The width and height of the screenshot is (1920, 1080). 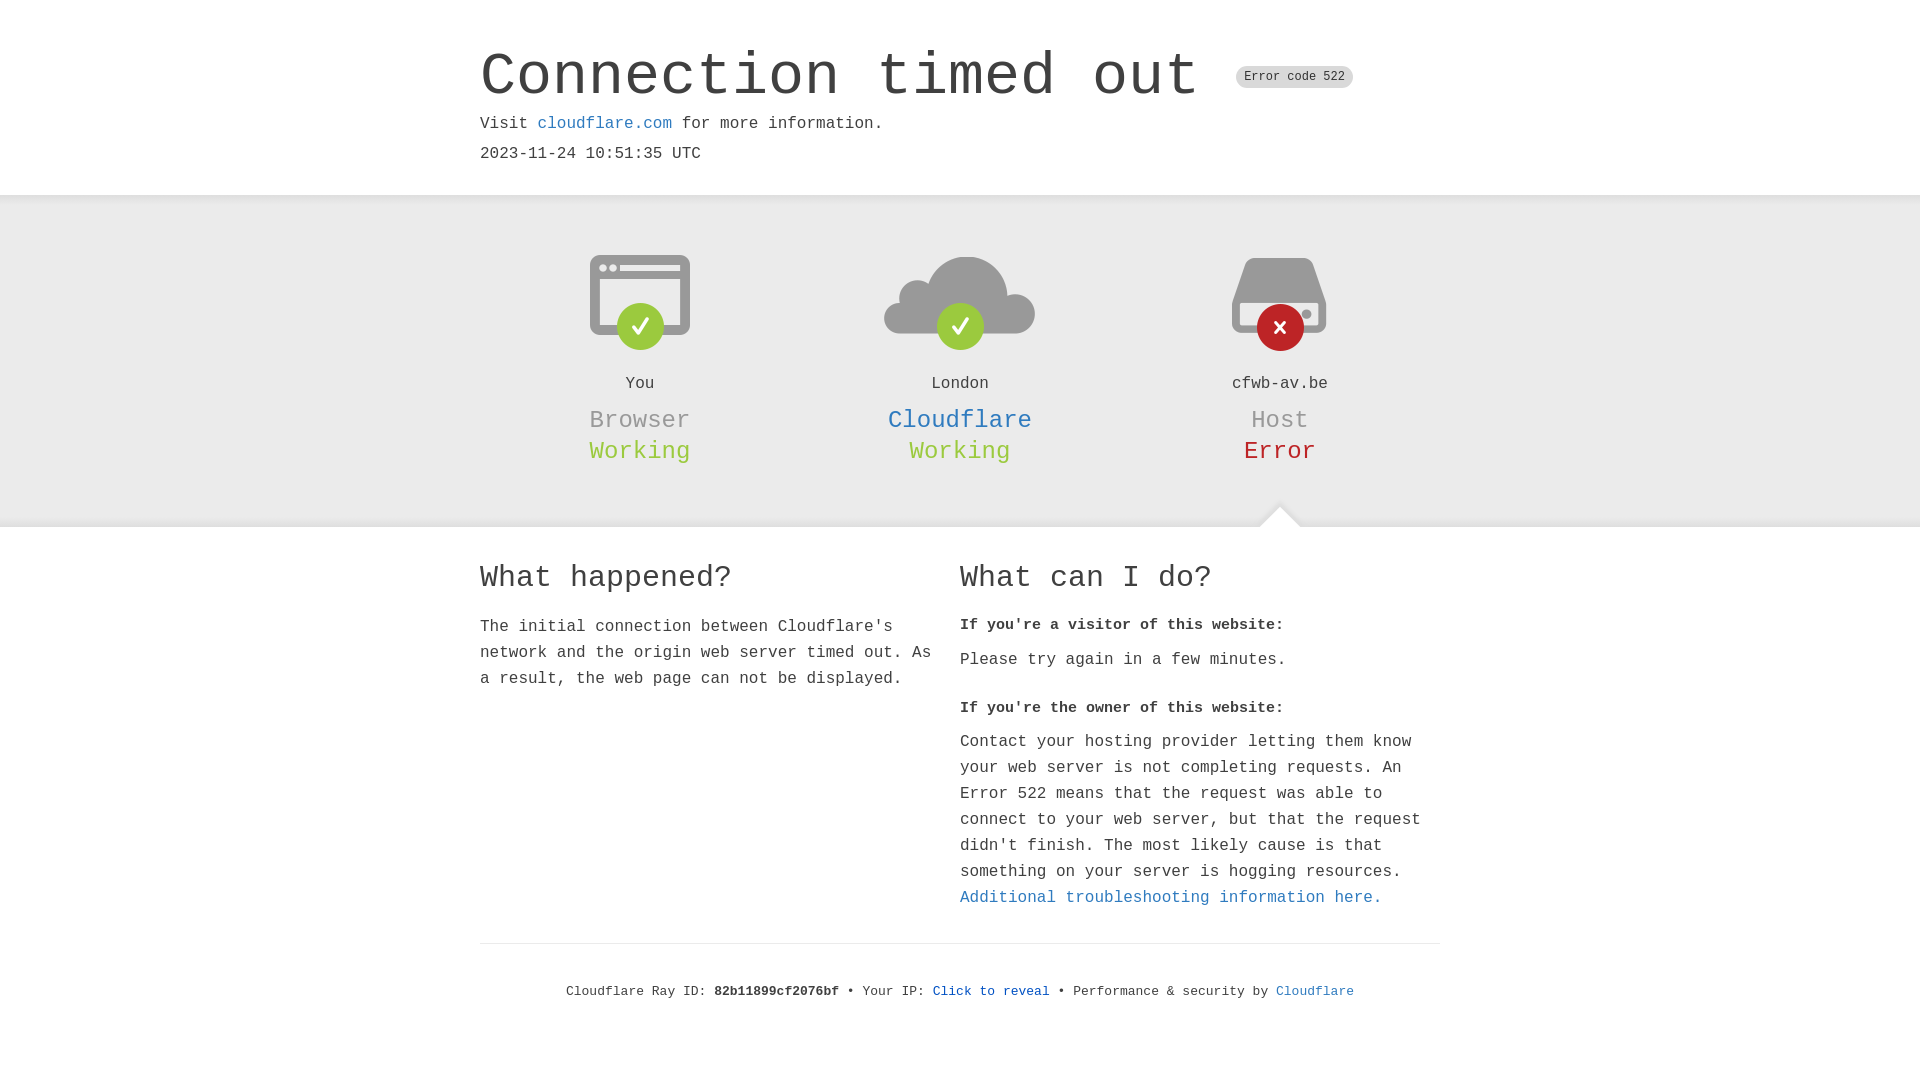 What do you see at coordinates (1171, 897) in the screenshot?
I see `'Additional troubleshooting information here.'` at bounding box center [1171, 897].